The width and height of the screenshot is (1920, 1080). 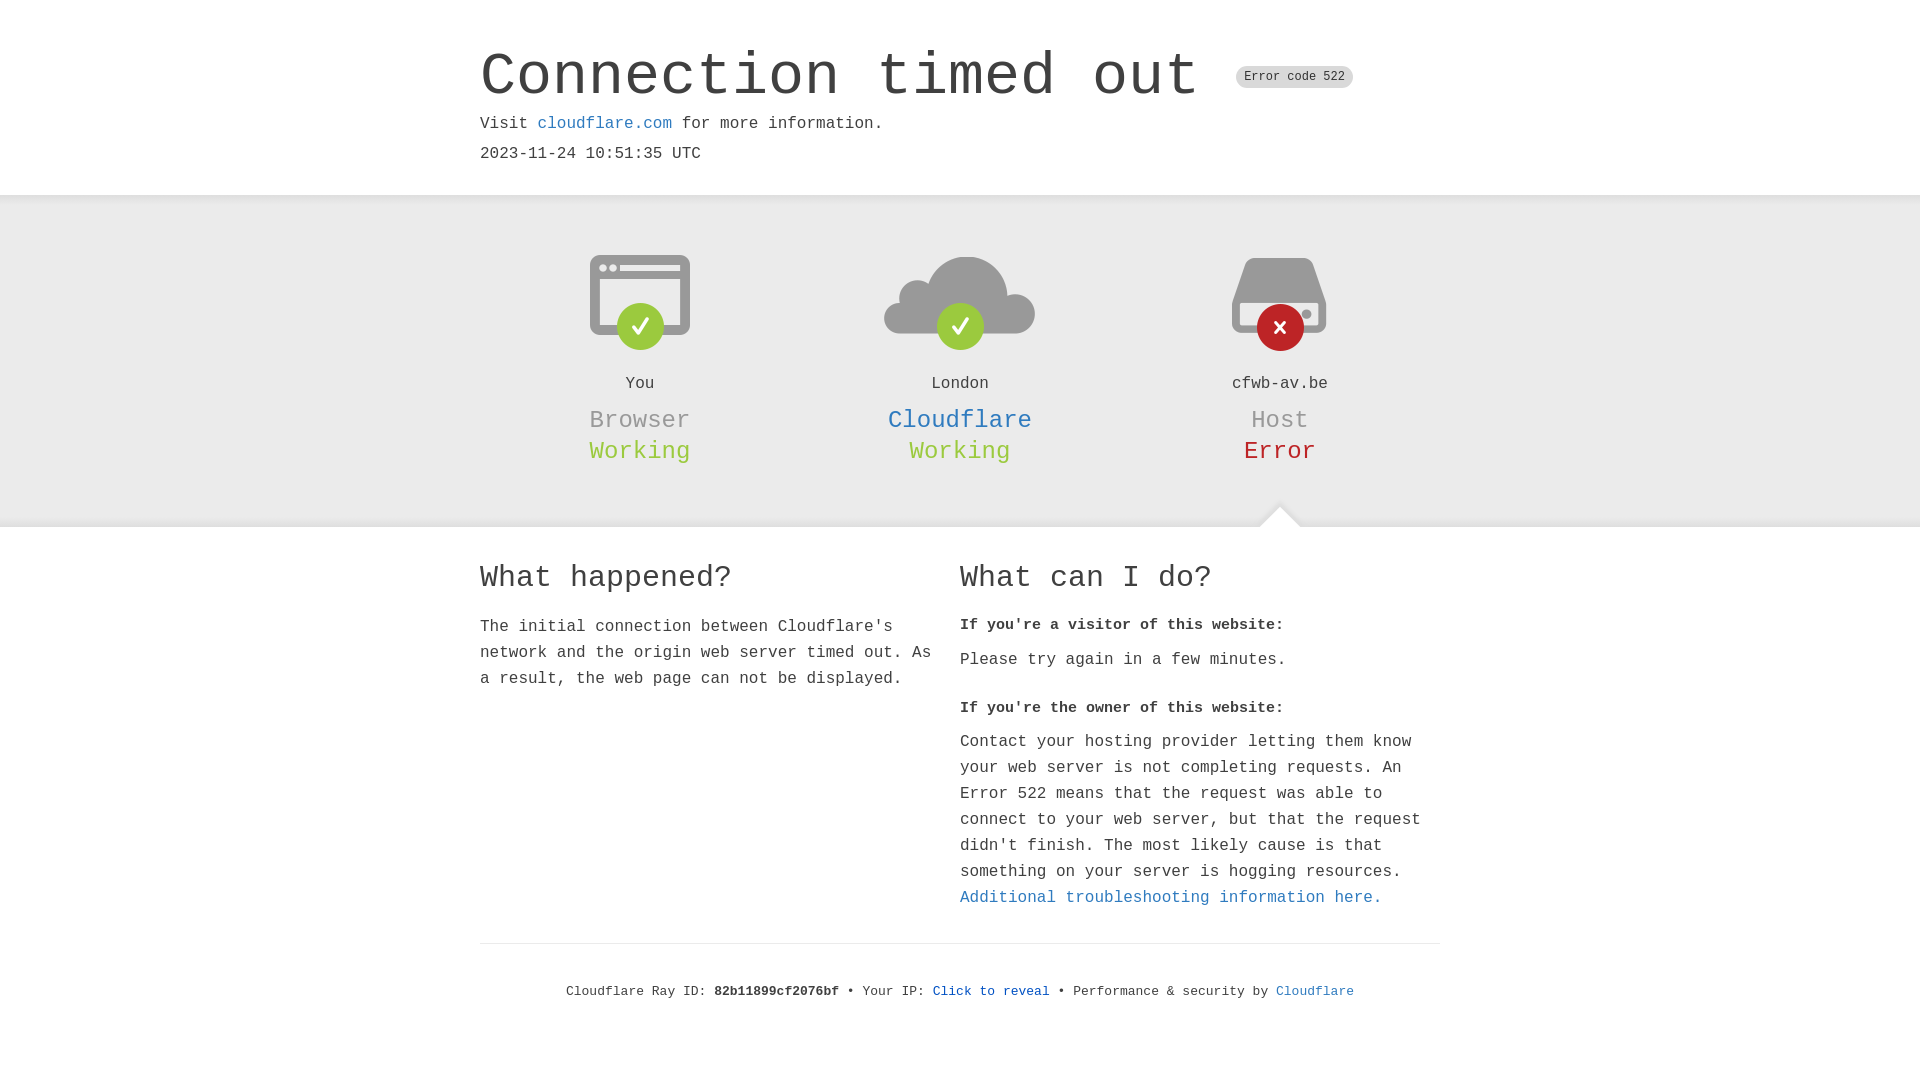 What do you see at coordinates (1171, 897) in the screenshot?
I see `'Additional troubleshooting information here.'` at bounding box center [1171, 897].